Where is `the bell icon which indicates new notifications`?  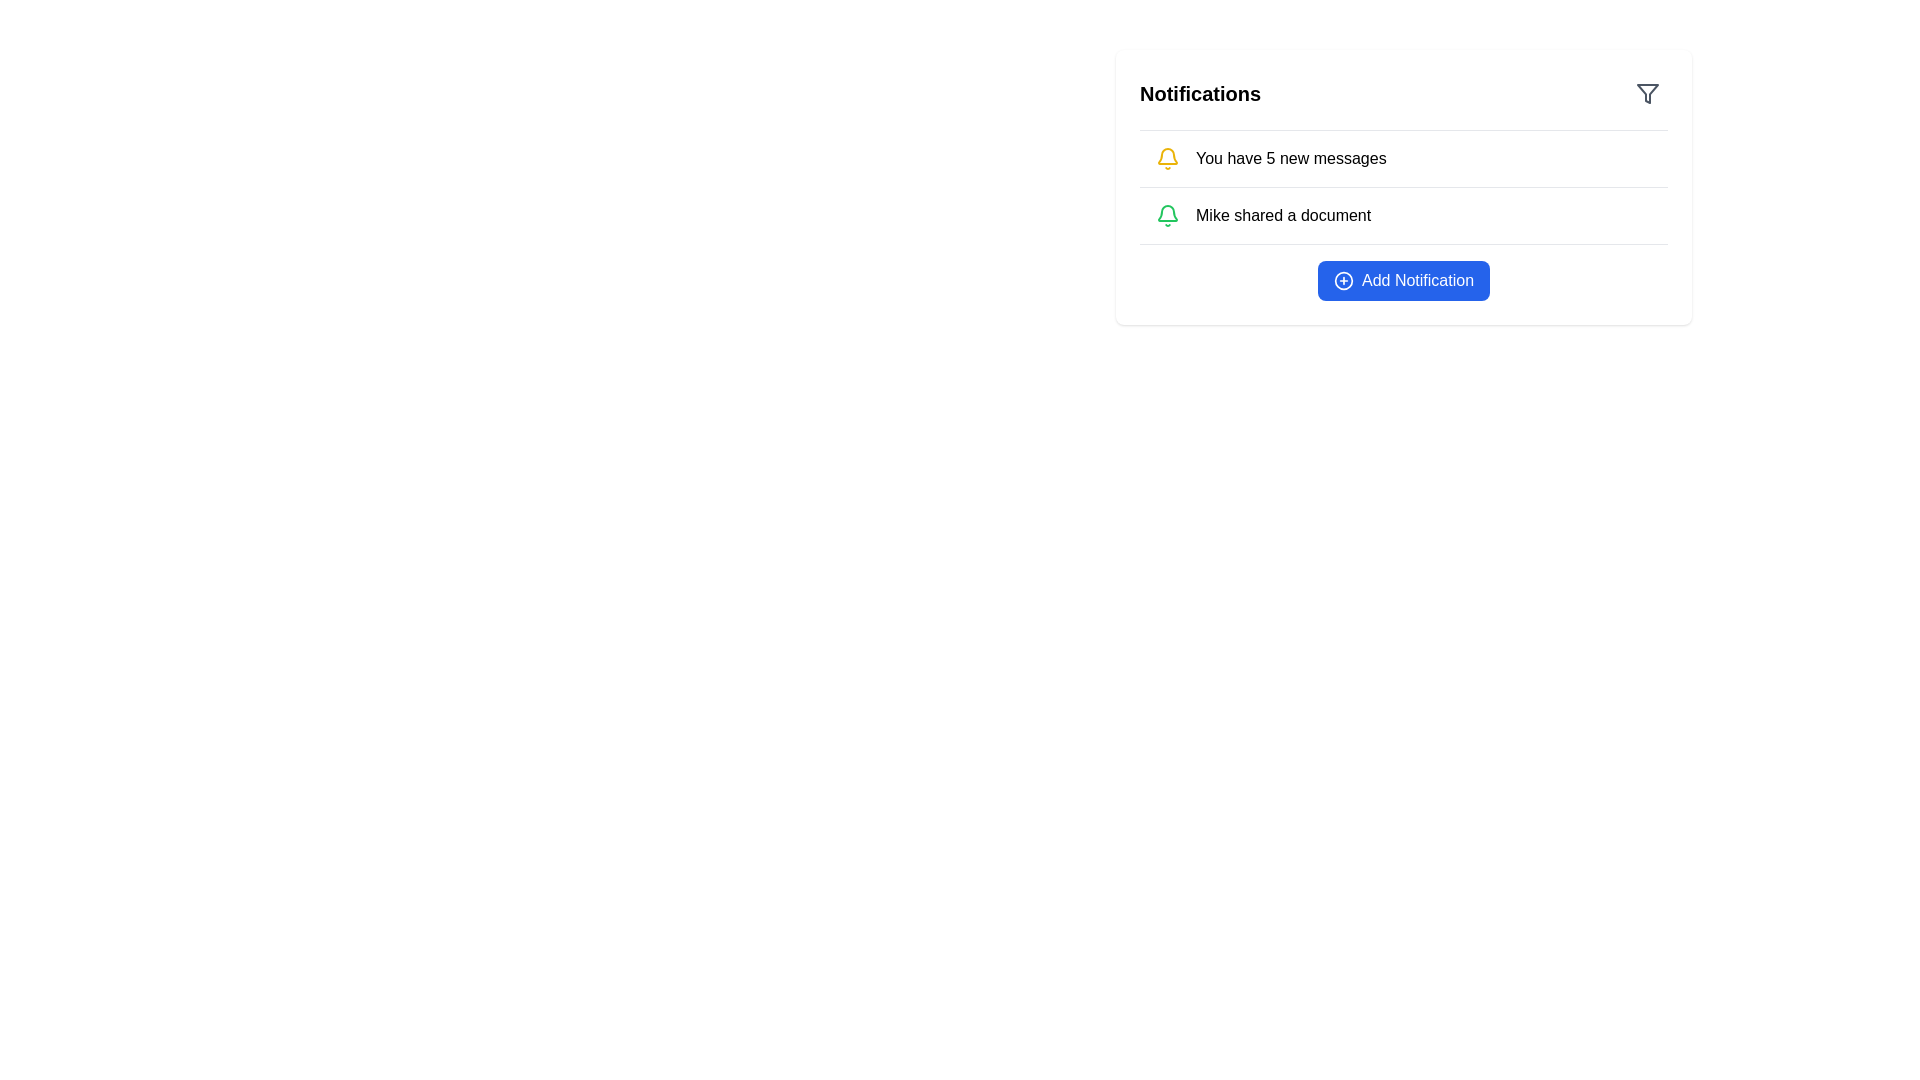 the bell icon which indicates new notifications is located at coordinates (1167, 157).